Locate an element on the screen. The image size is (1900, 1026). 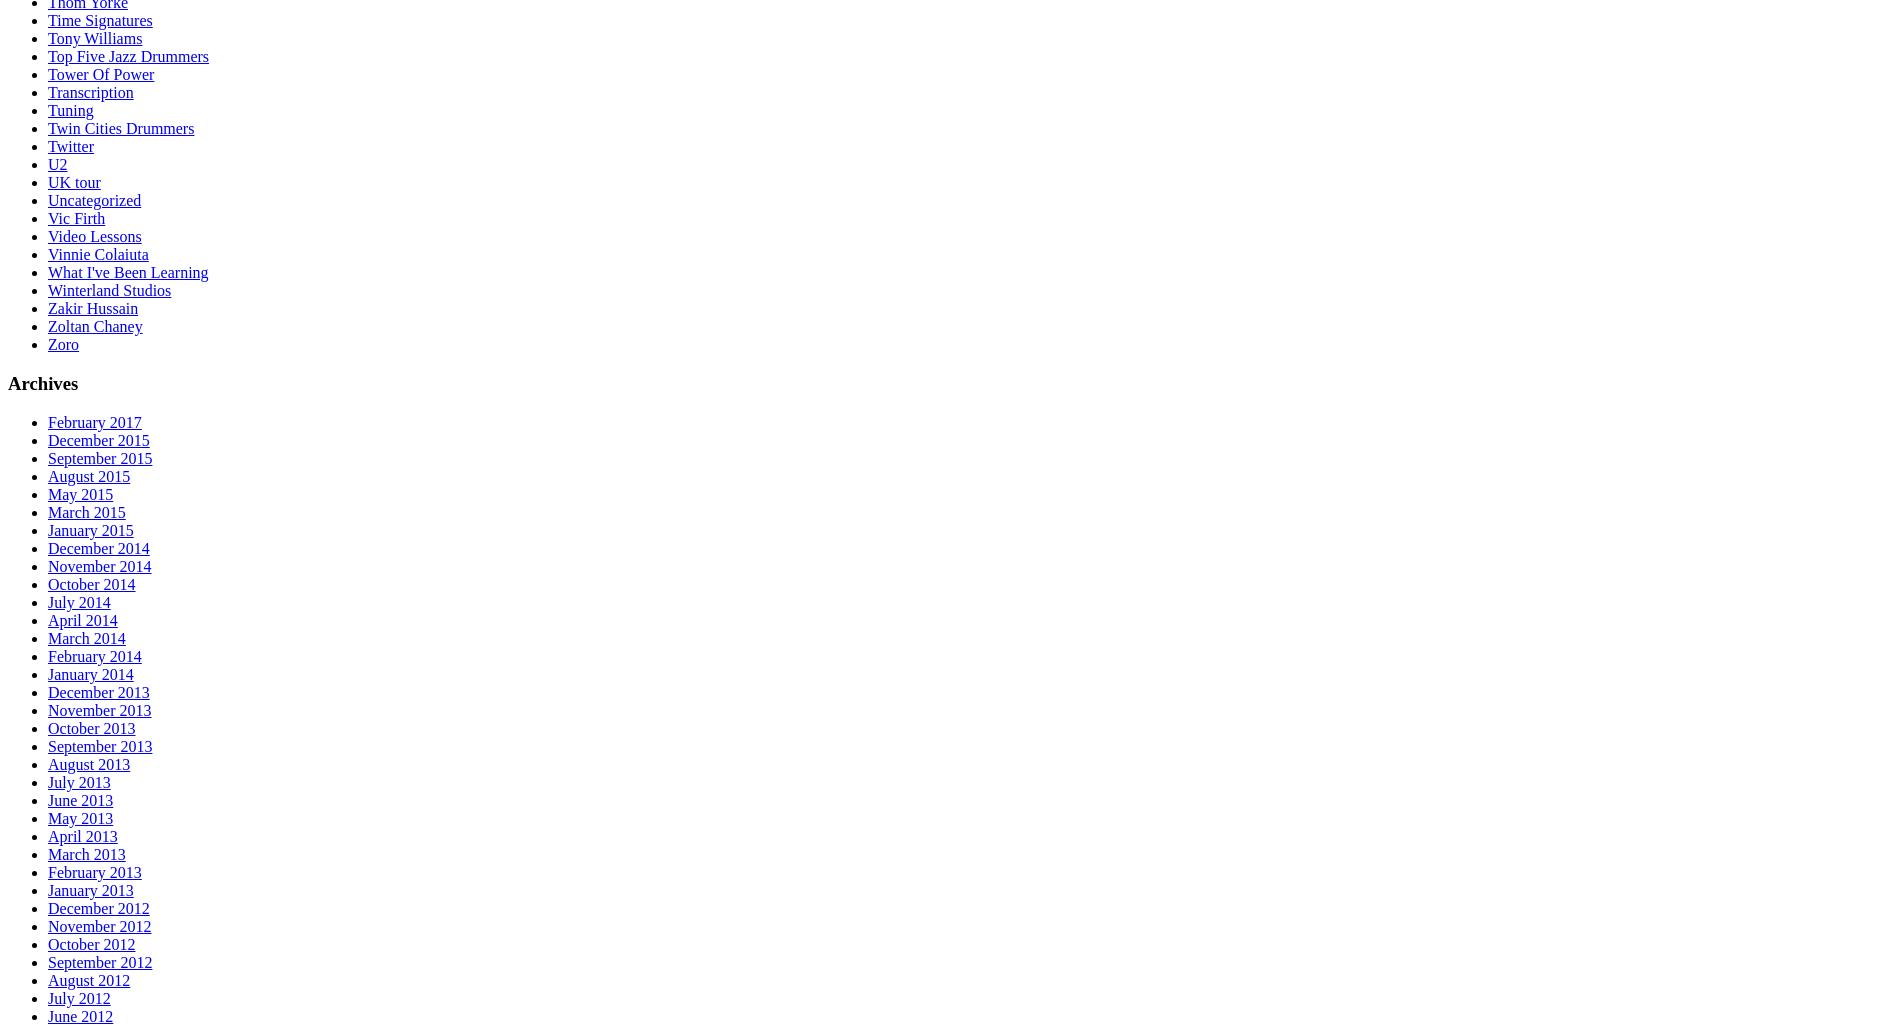
'December 2015' is located at coordinates (98, 439).